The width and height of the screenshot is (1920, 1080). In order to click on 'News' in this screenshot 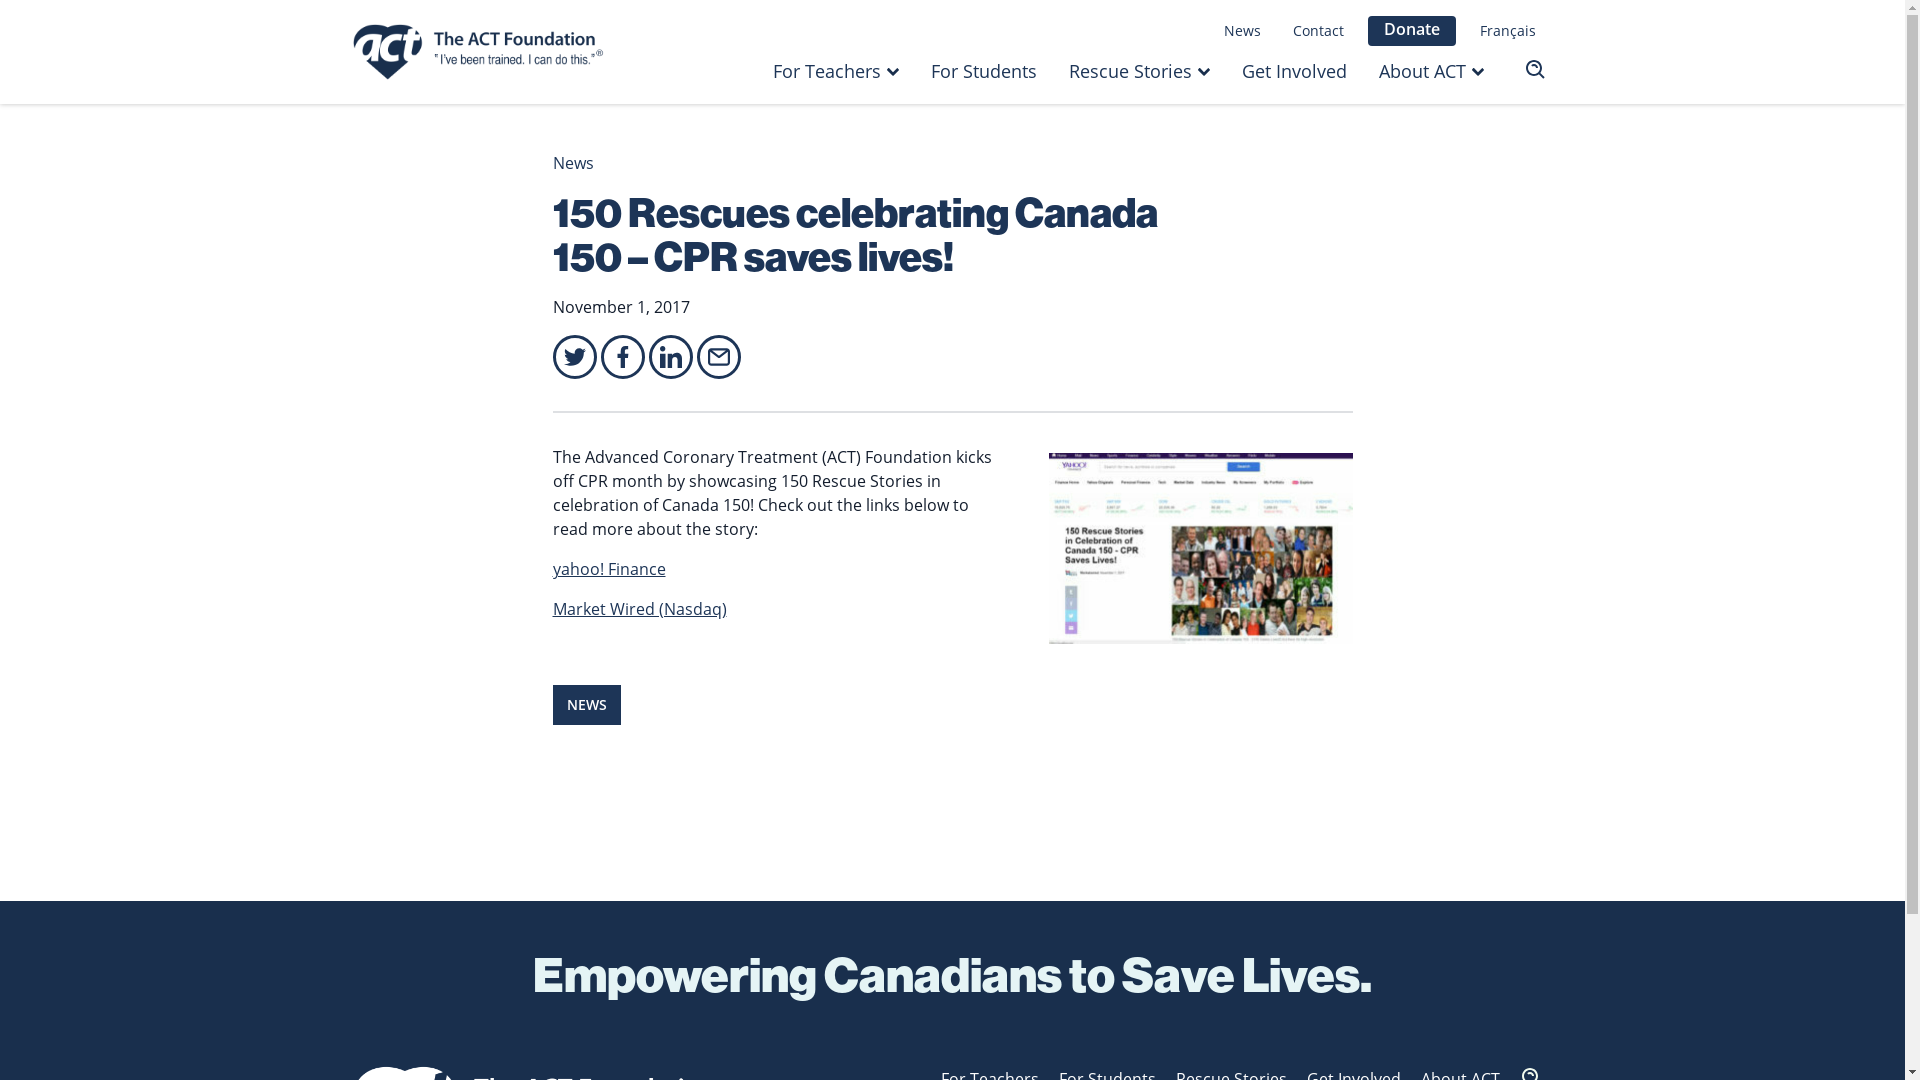, I will do `click(1207, 30)`.